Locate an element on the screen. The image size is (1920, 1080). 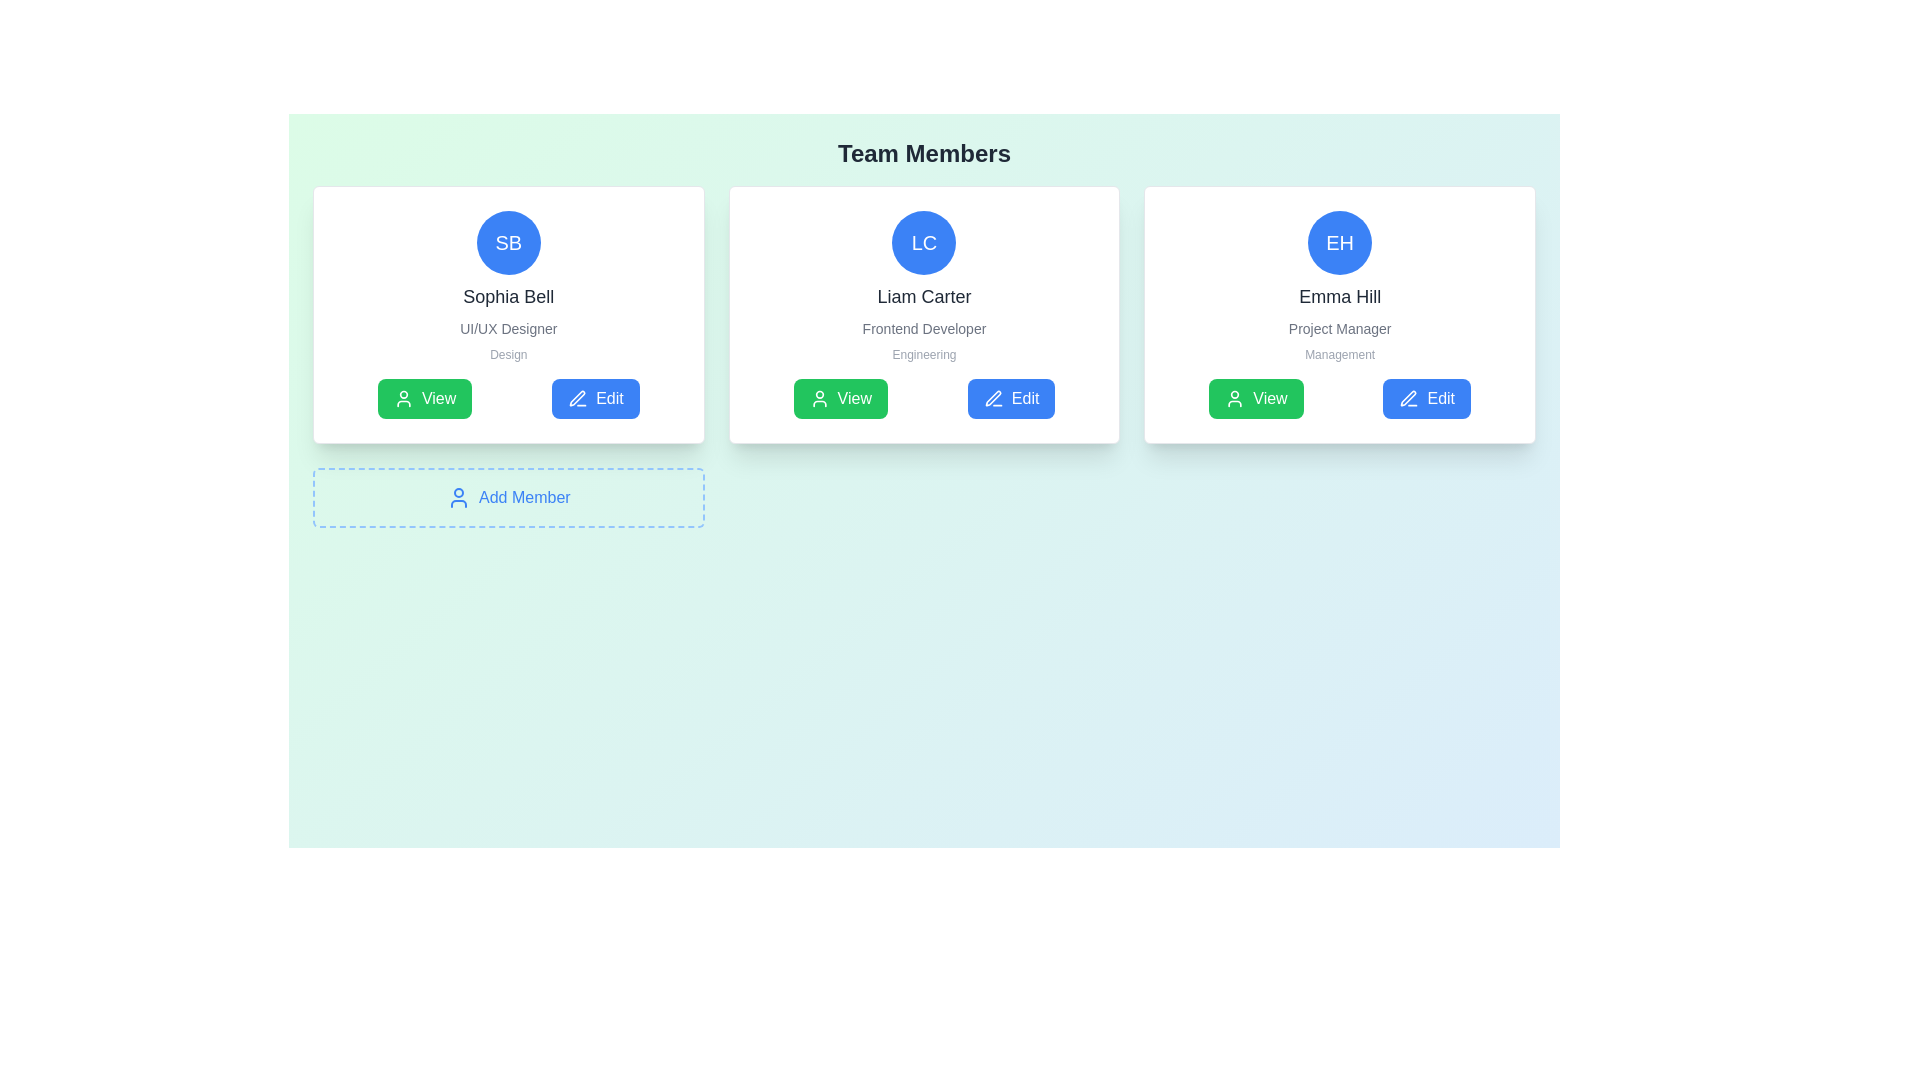
the circular blue avatar with the initials 'LC' displayed in white text, located at the top-center of the profile card above the text labels for 'Liam Carter', 'Frontend Developer', and 'Engineering' is located at coordinates (923, 242).